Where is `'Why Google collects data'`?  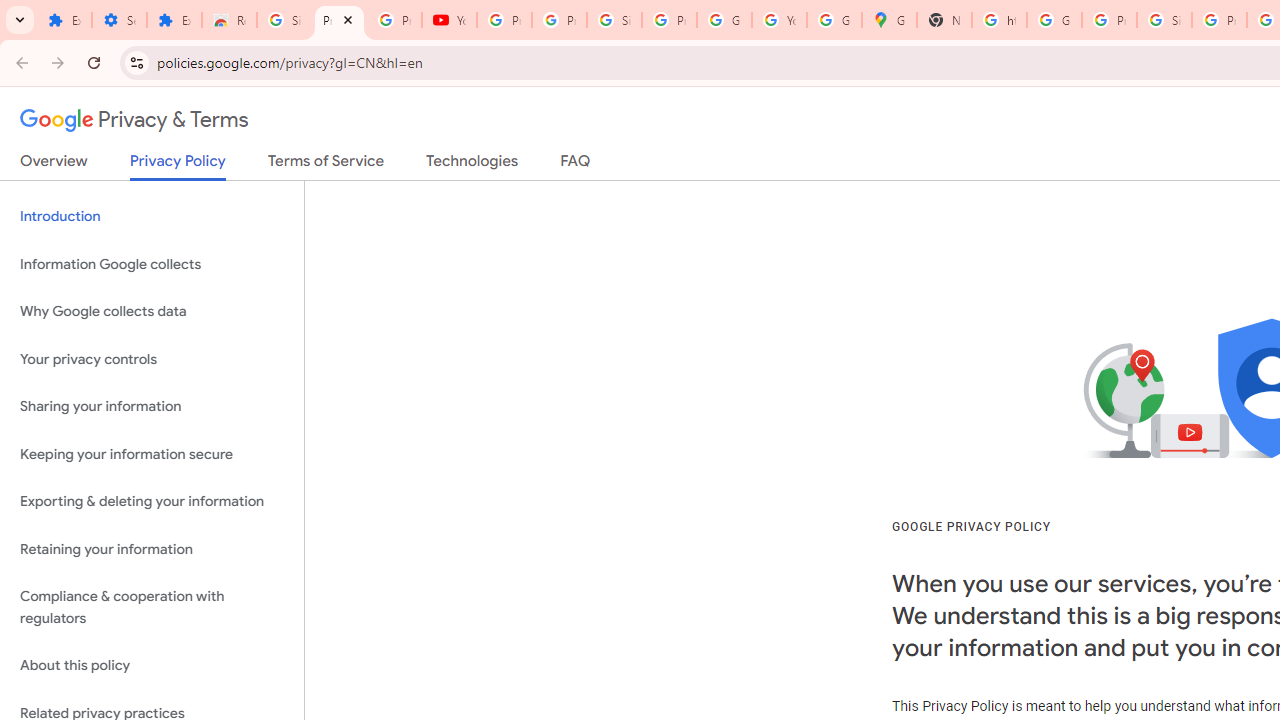 'Why Google collects data' is located at coordinates (151, 312).